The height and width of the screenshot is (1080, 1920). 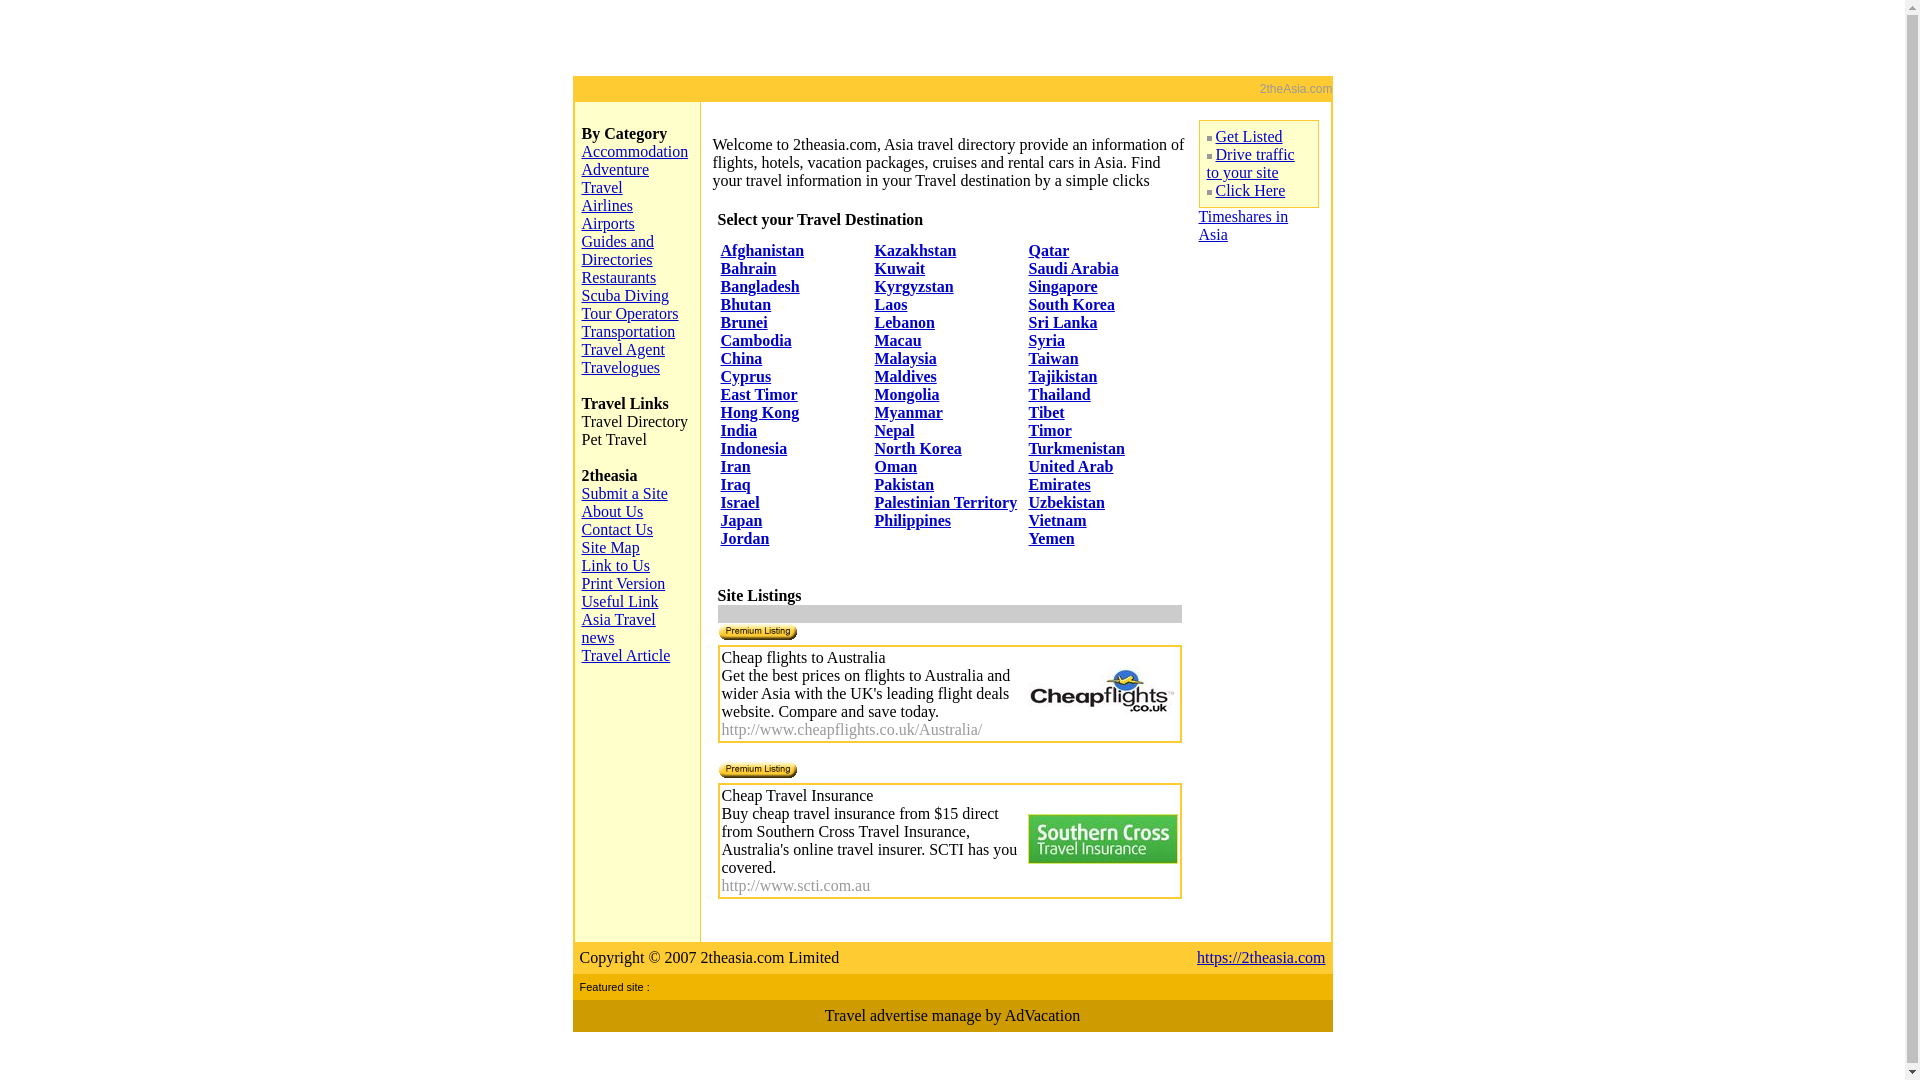 I want to click on 'East Timor', so click(x=757, y=394).